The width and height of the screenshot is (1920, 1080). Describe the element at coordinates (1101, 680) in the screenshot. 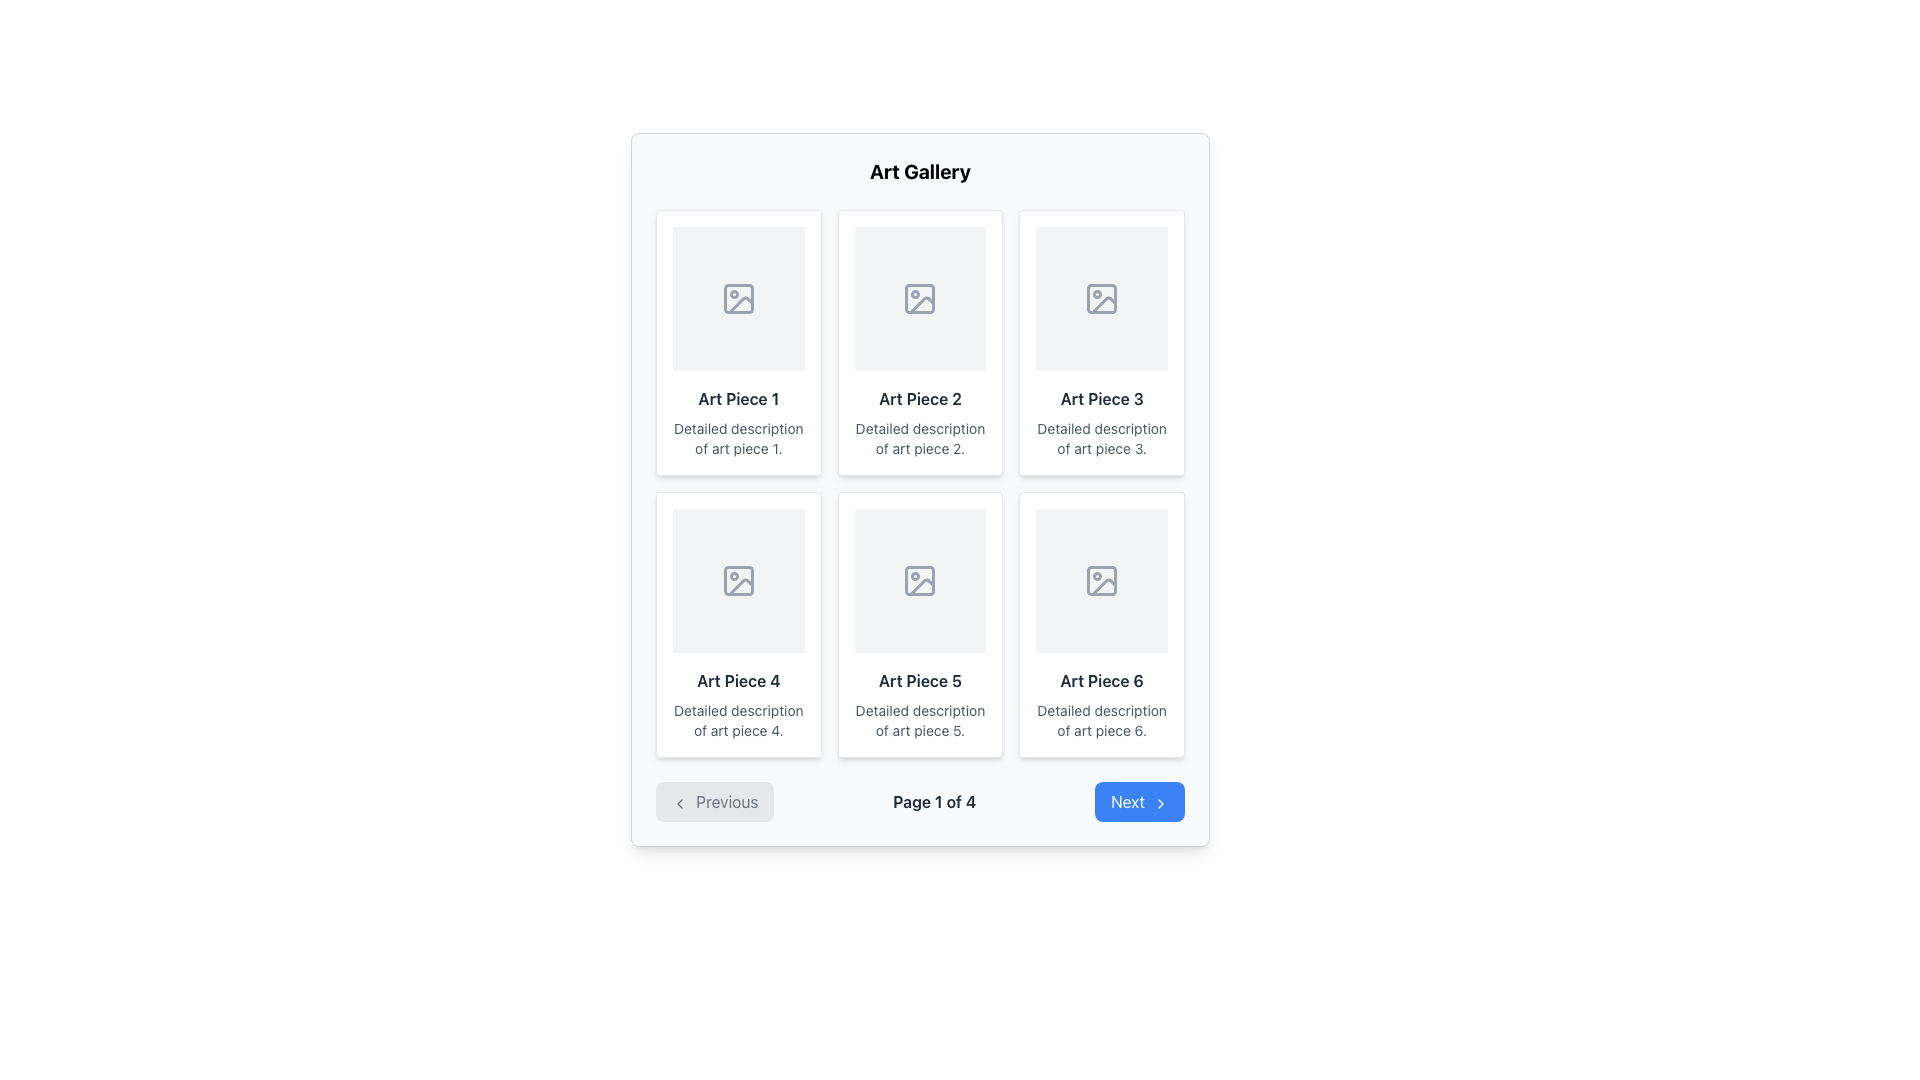

I see `the text label displaying the title 'Art Piece 6' located at the bottom section of the sixth card in a 3x2 grid layout` at that location.